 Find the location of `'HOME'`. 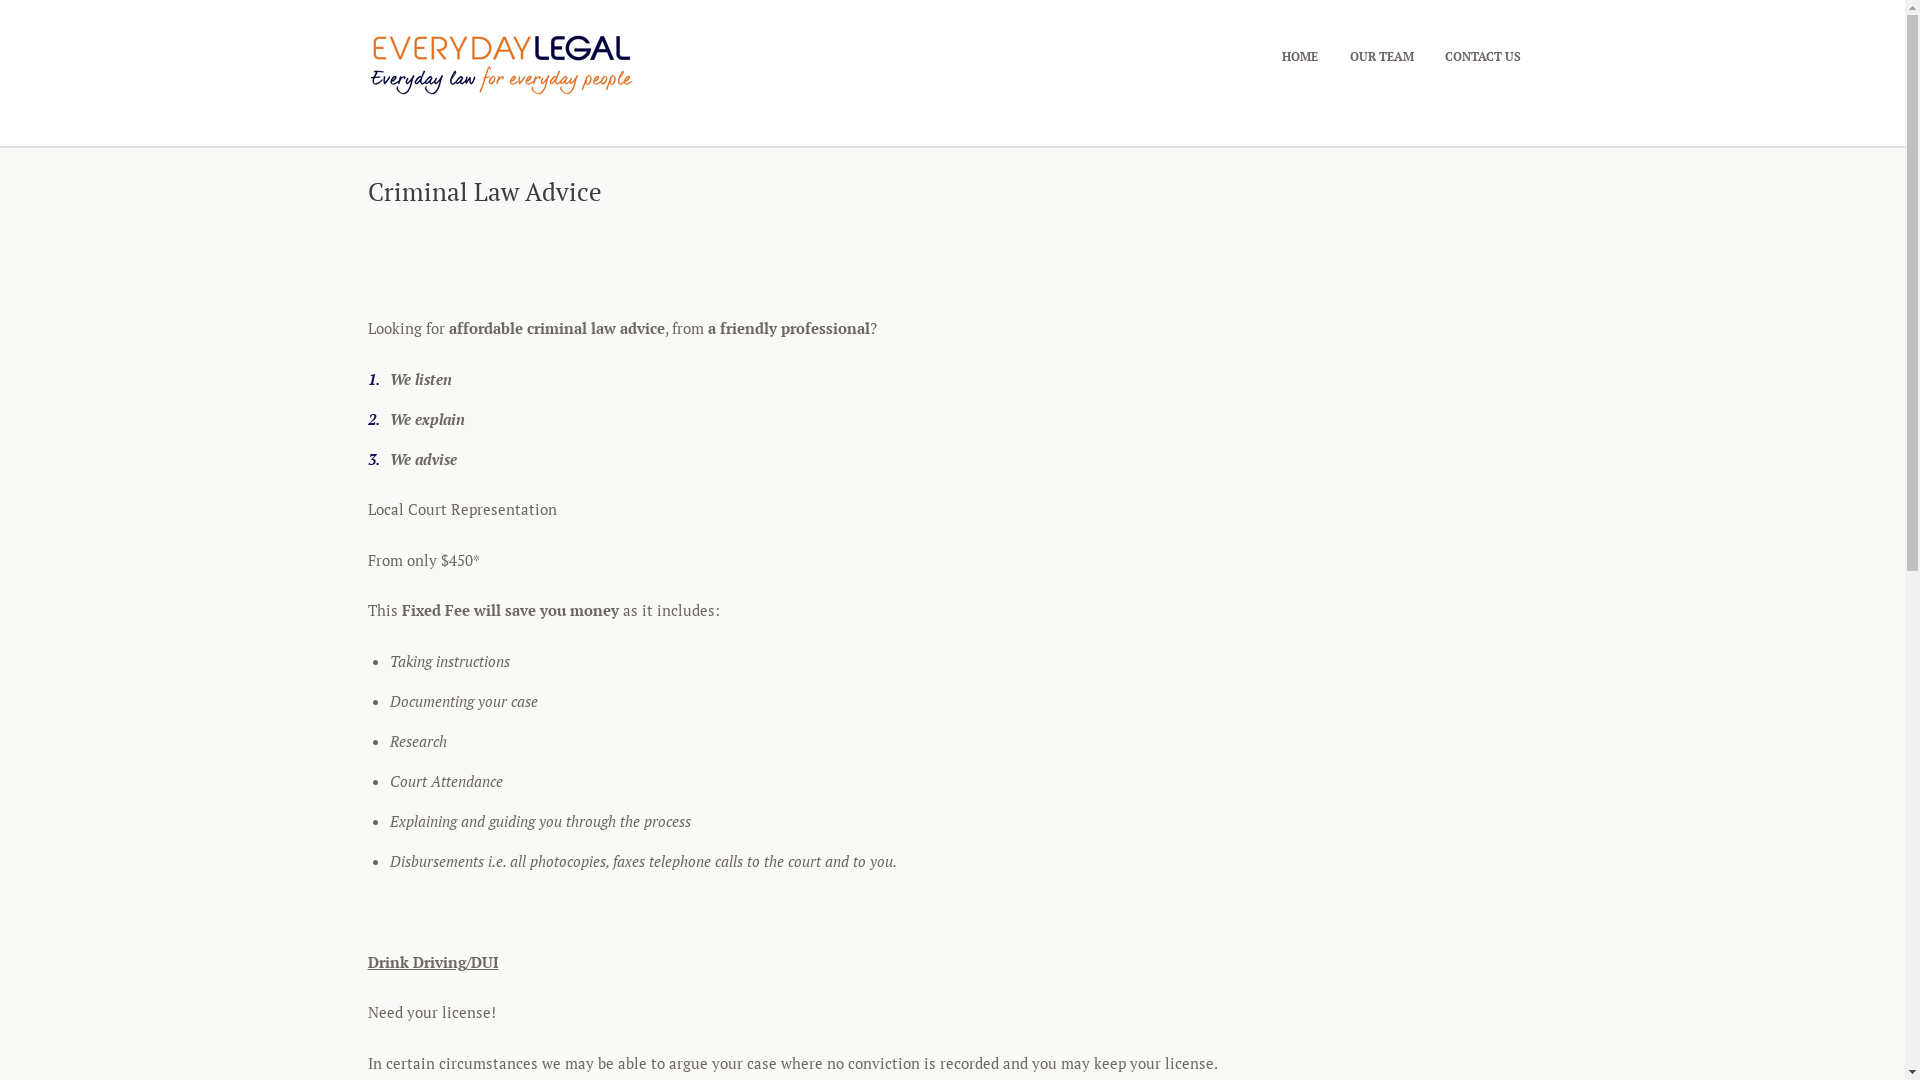

'HOME' is located at coordinates (1300, 55).